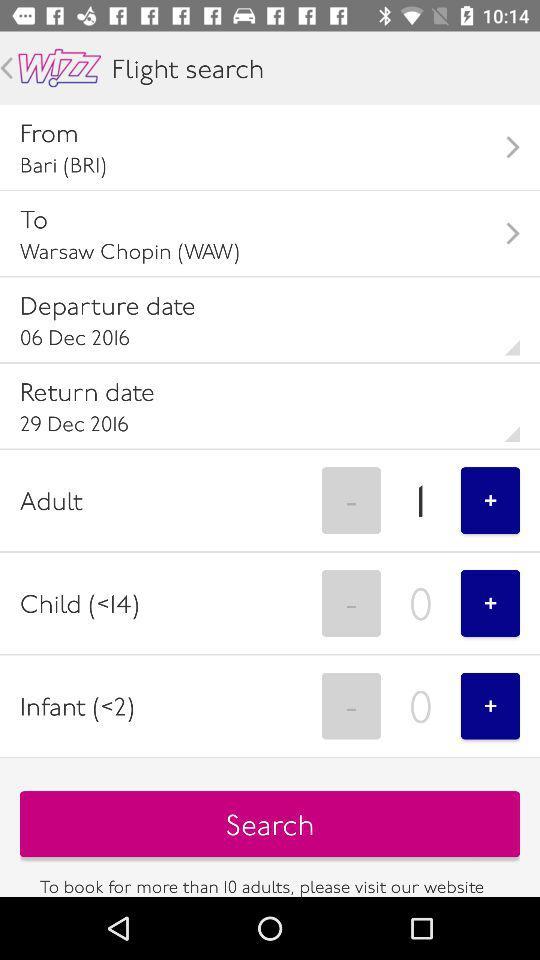 The image size is (540, 960). I want to click on an arrow pointing to the left when pressed goes back a page, so click(5, 68).